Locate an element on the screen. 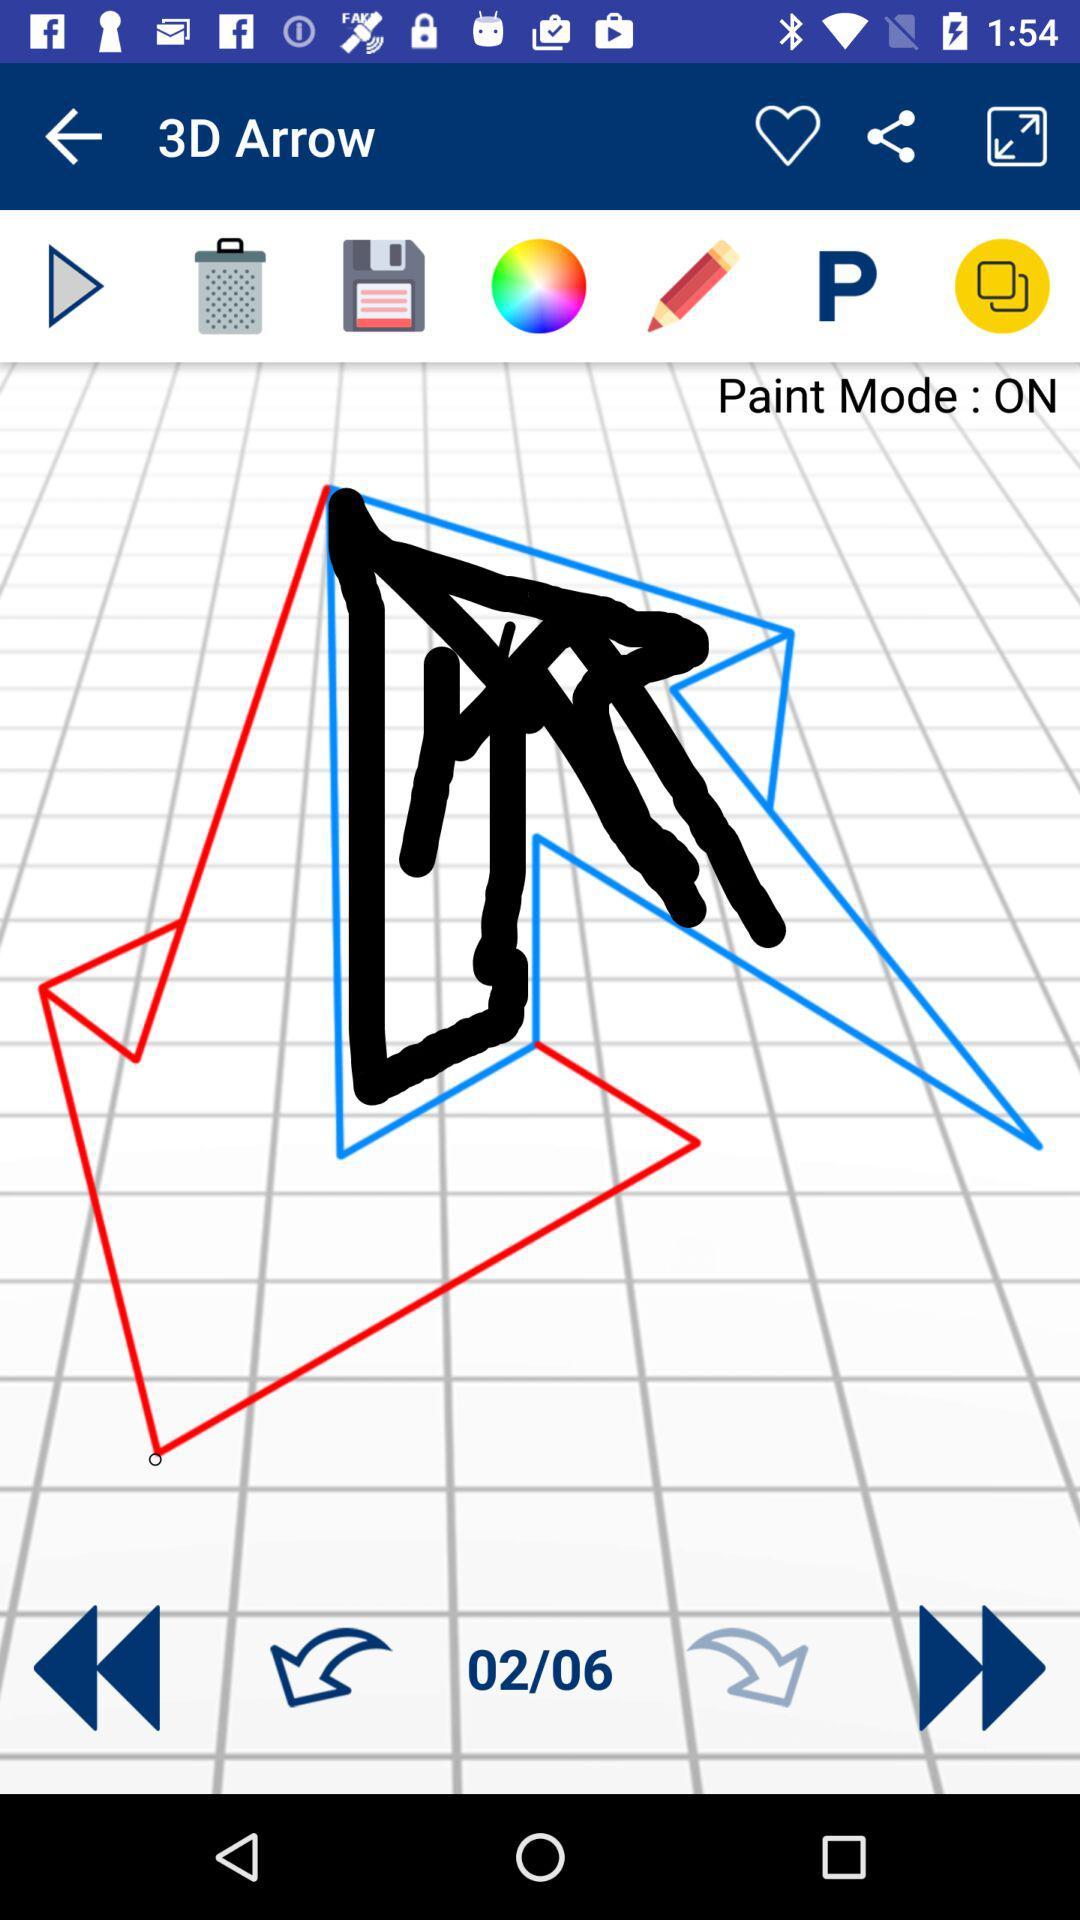  image is located at coordinates (384, 285).